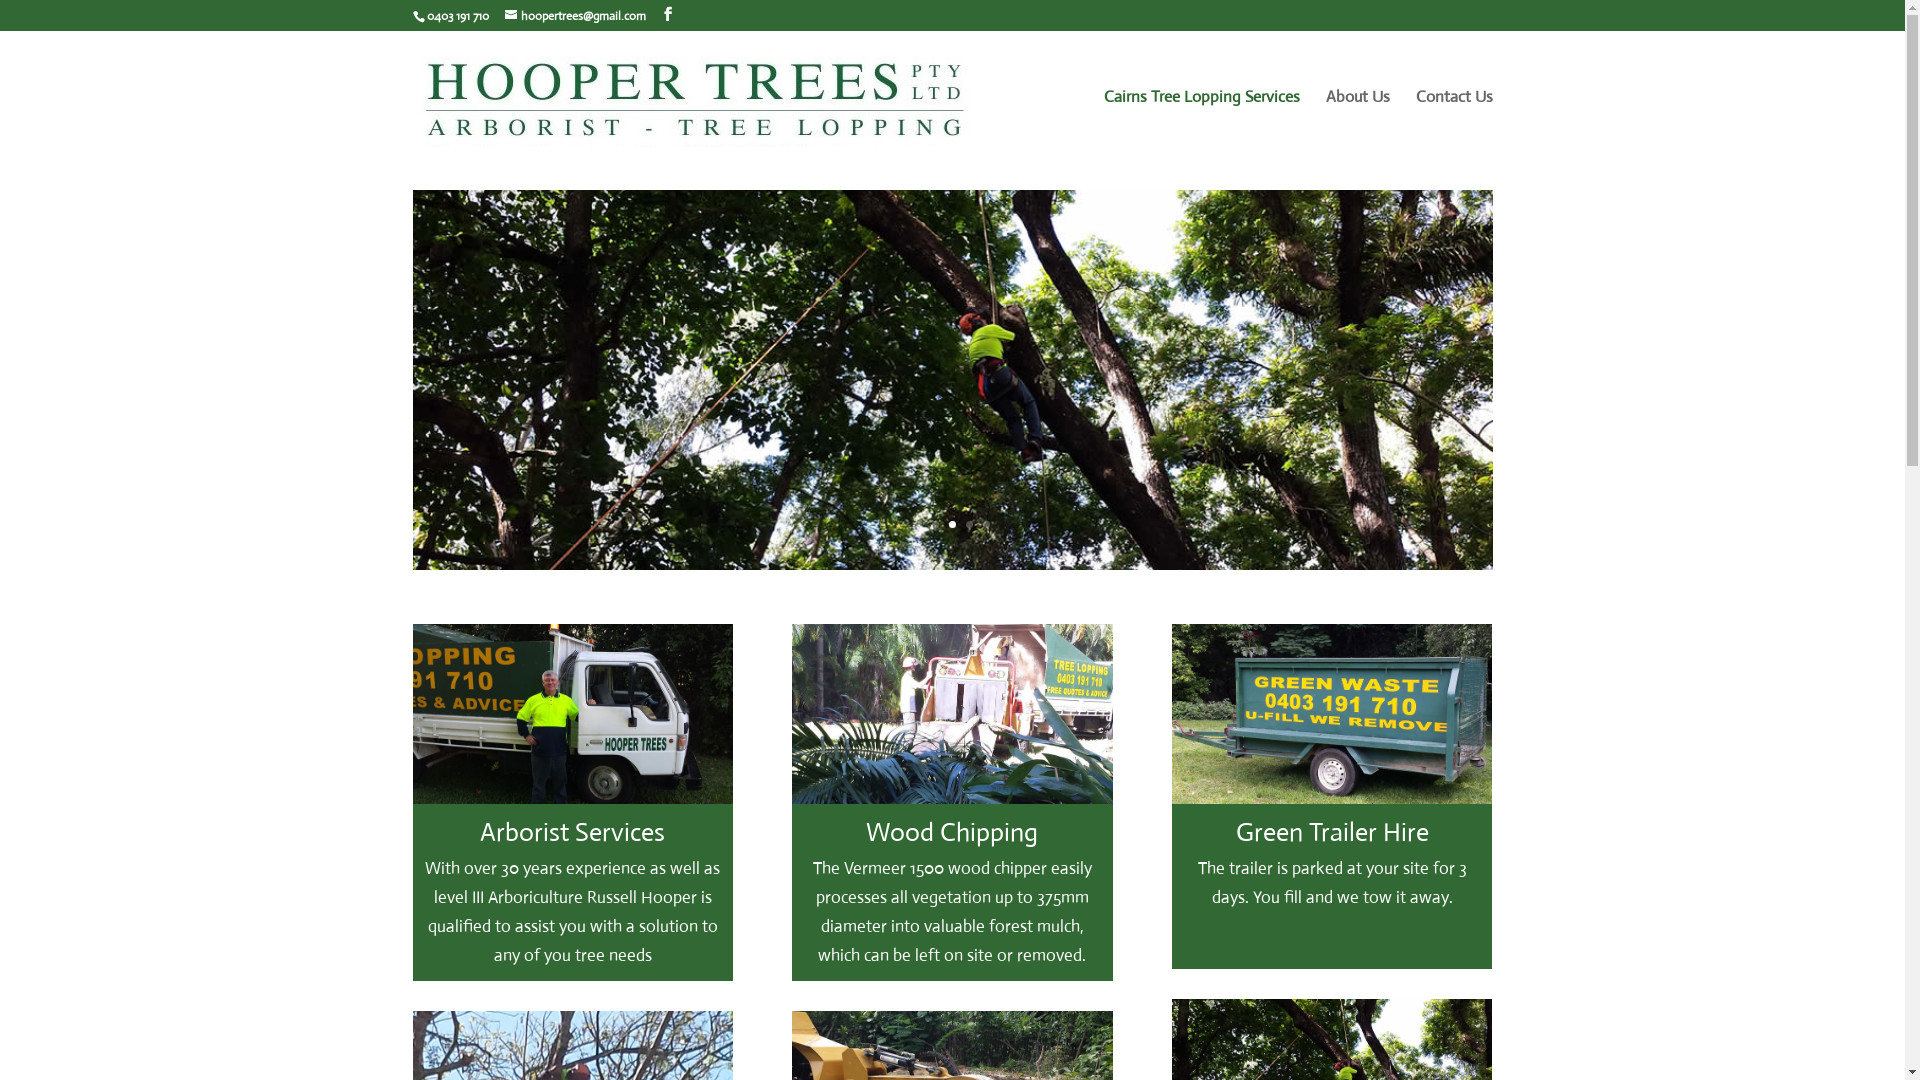 Image resolution: width=1920 pixels, height=1080 pixels. What do you see at coordinates (969, 523) in the screenshot?
I see `'4'` at bounding box center [969, 523].